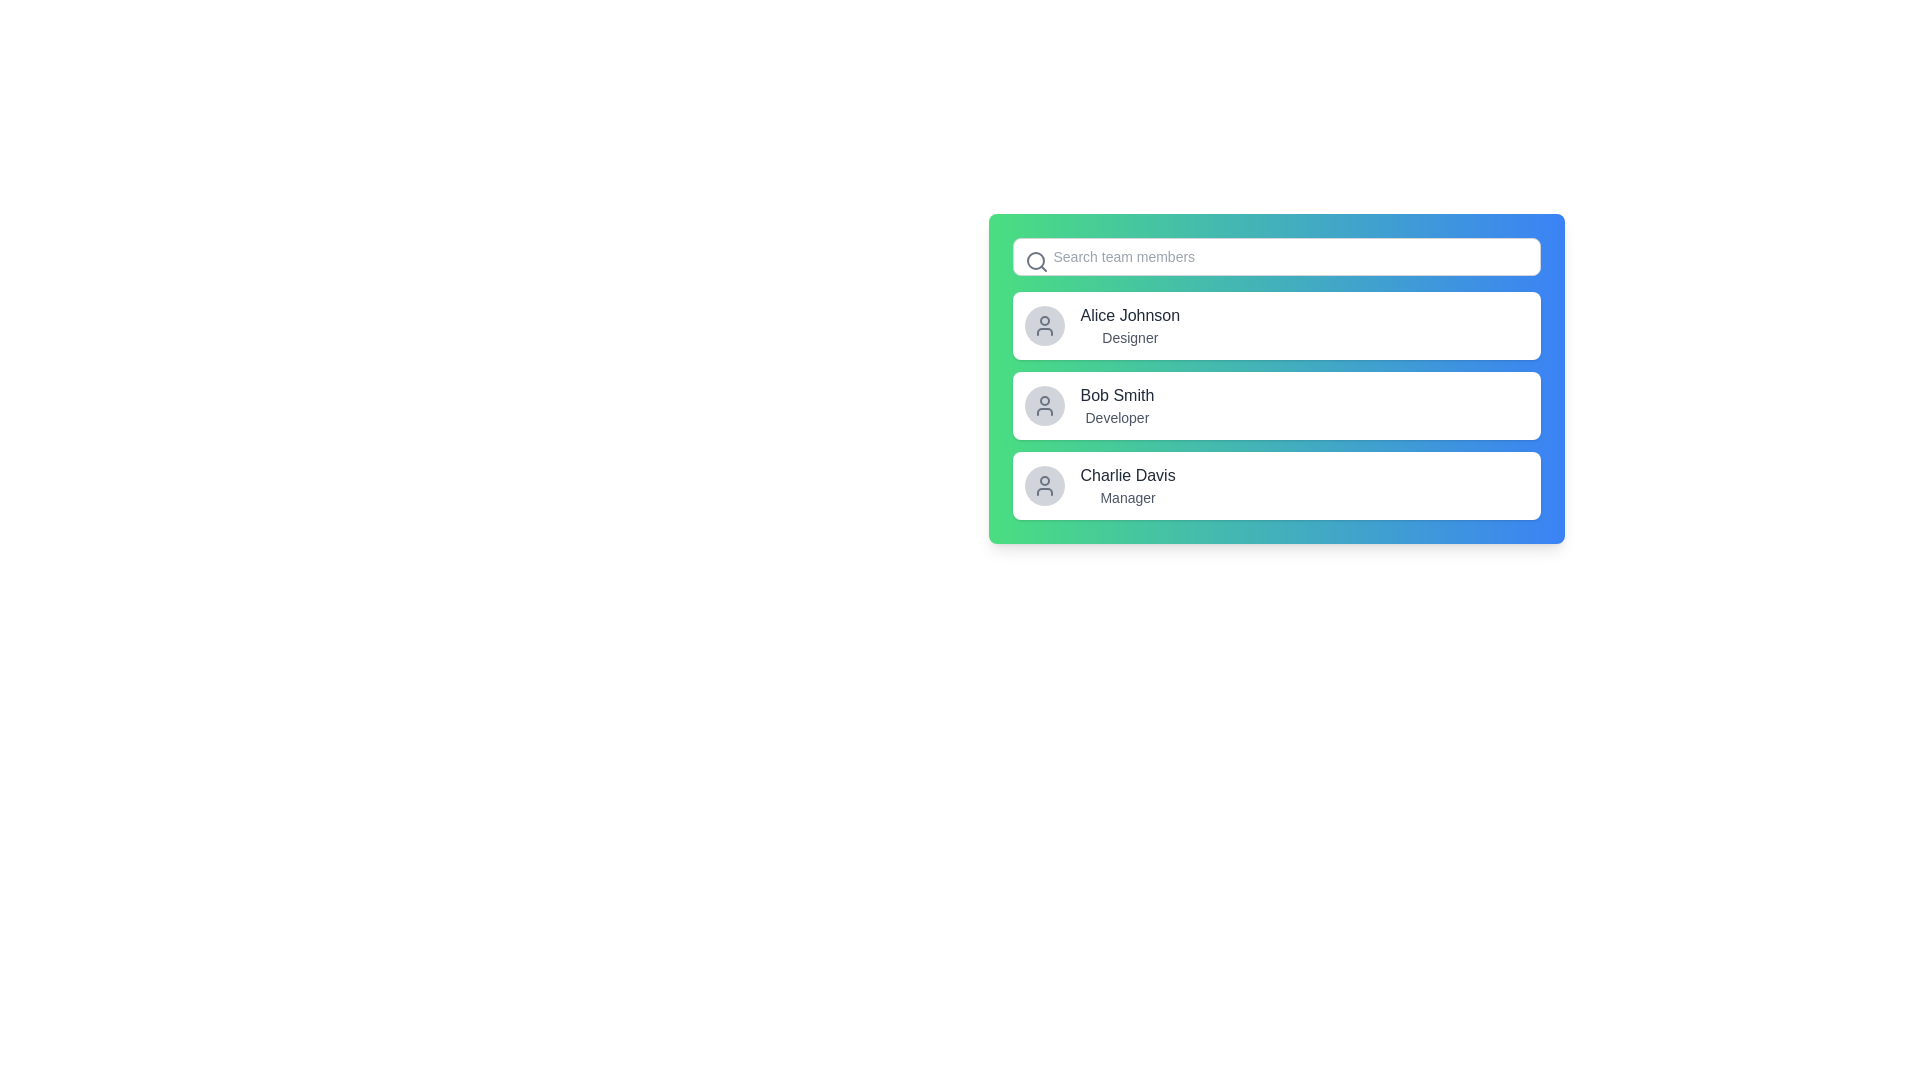 The image size is (1920, 1080). I want to click on the Text Display Unit displaying 'Charlie Davis, Manager', so click(1128, 486).